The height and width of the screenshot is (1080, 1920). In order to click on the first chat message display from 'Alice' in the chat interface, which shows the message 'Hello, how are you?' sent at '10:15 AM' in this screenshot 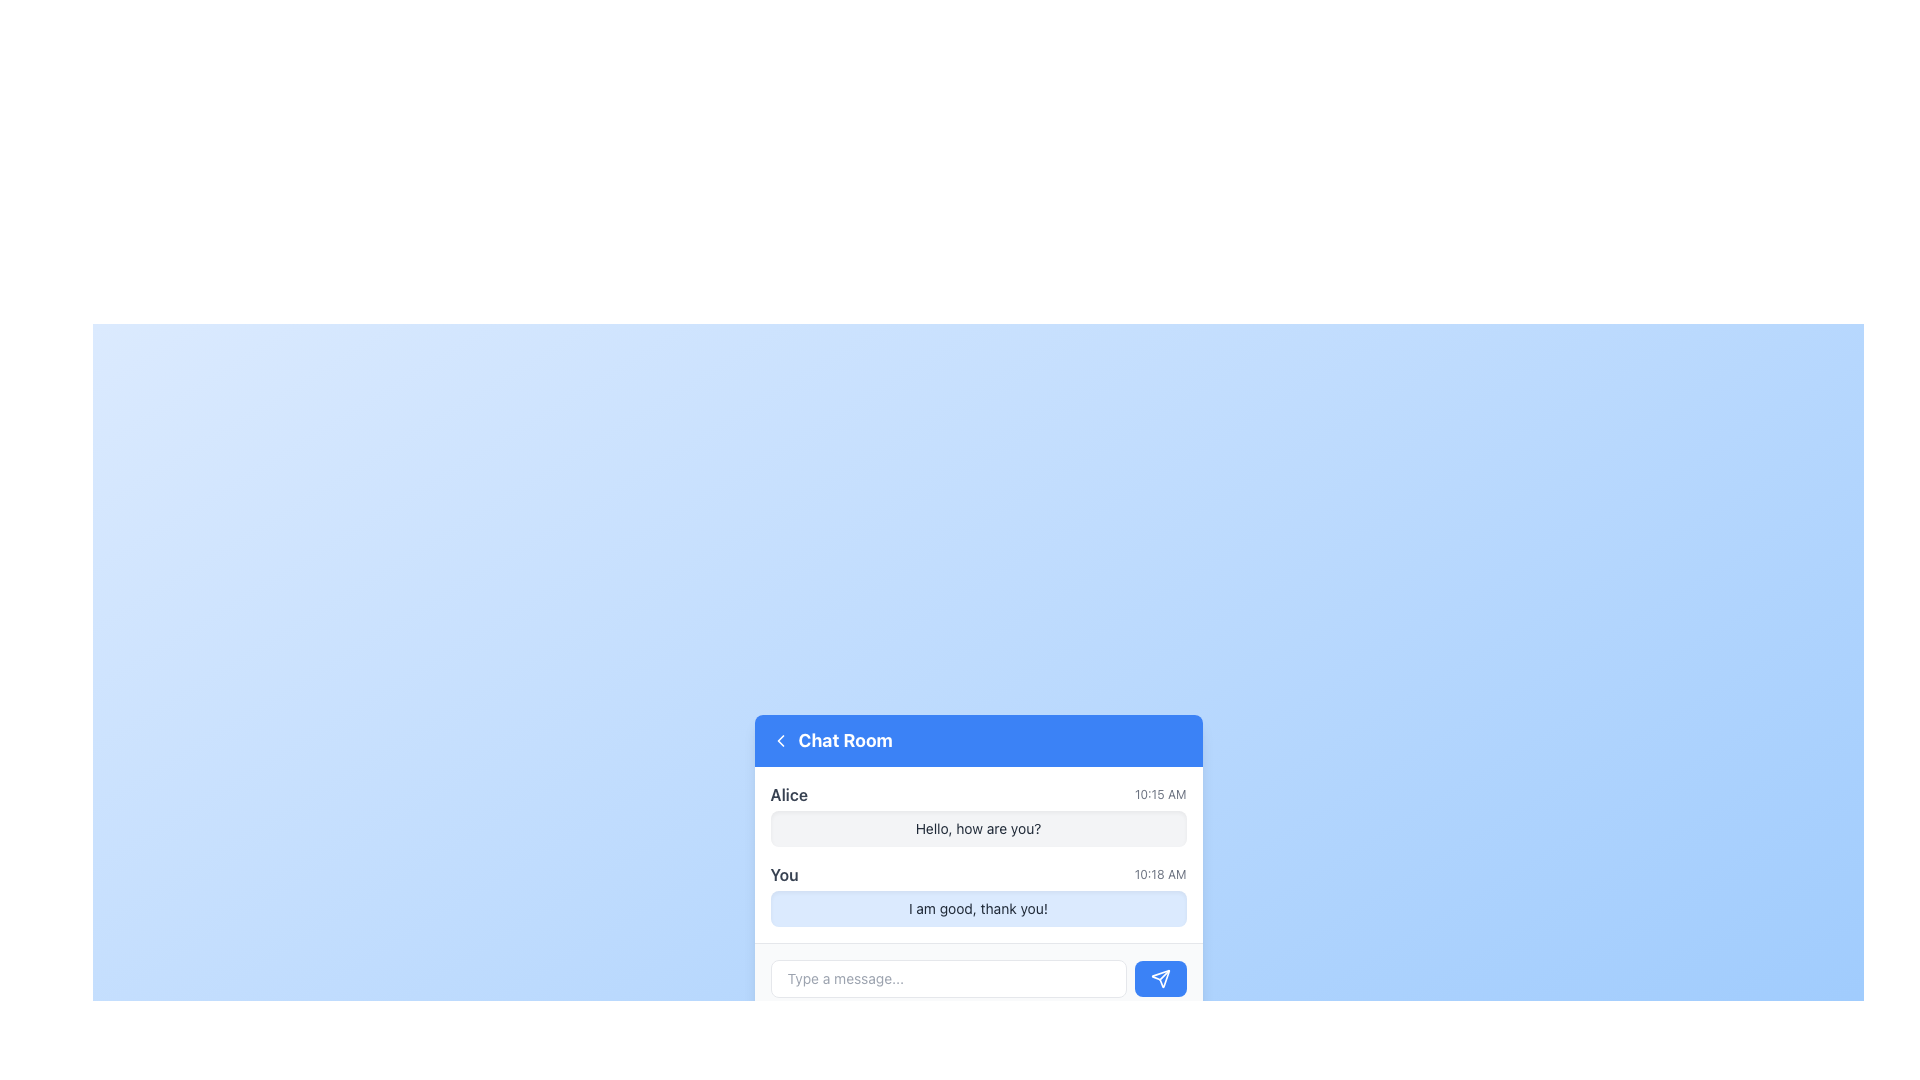, I will do `click(978, 814)`.